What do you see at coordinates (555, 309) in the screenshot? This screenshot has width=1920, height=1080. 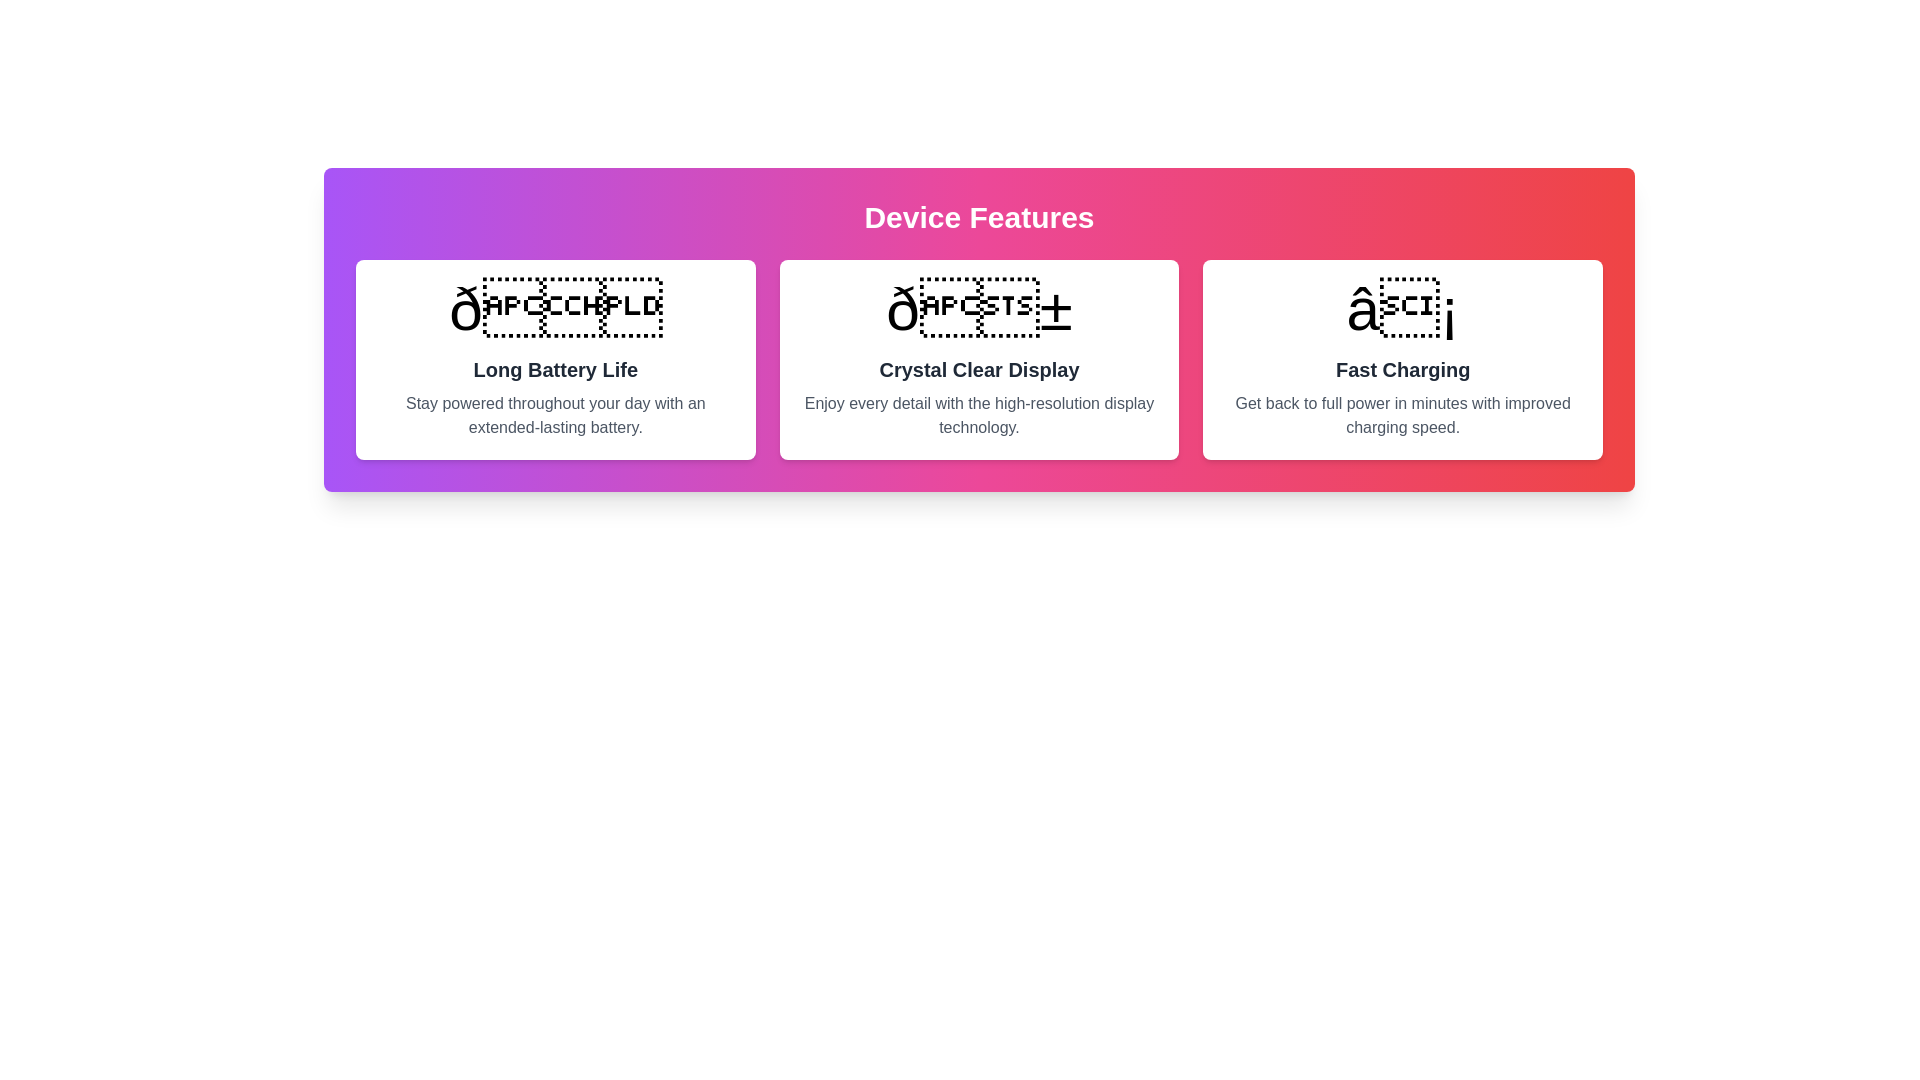 I see `the emoji icon representing 'Long Battery Life', which is centrally located in a horizontal layout of three feature icons` at bounding box center [555, 309].